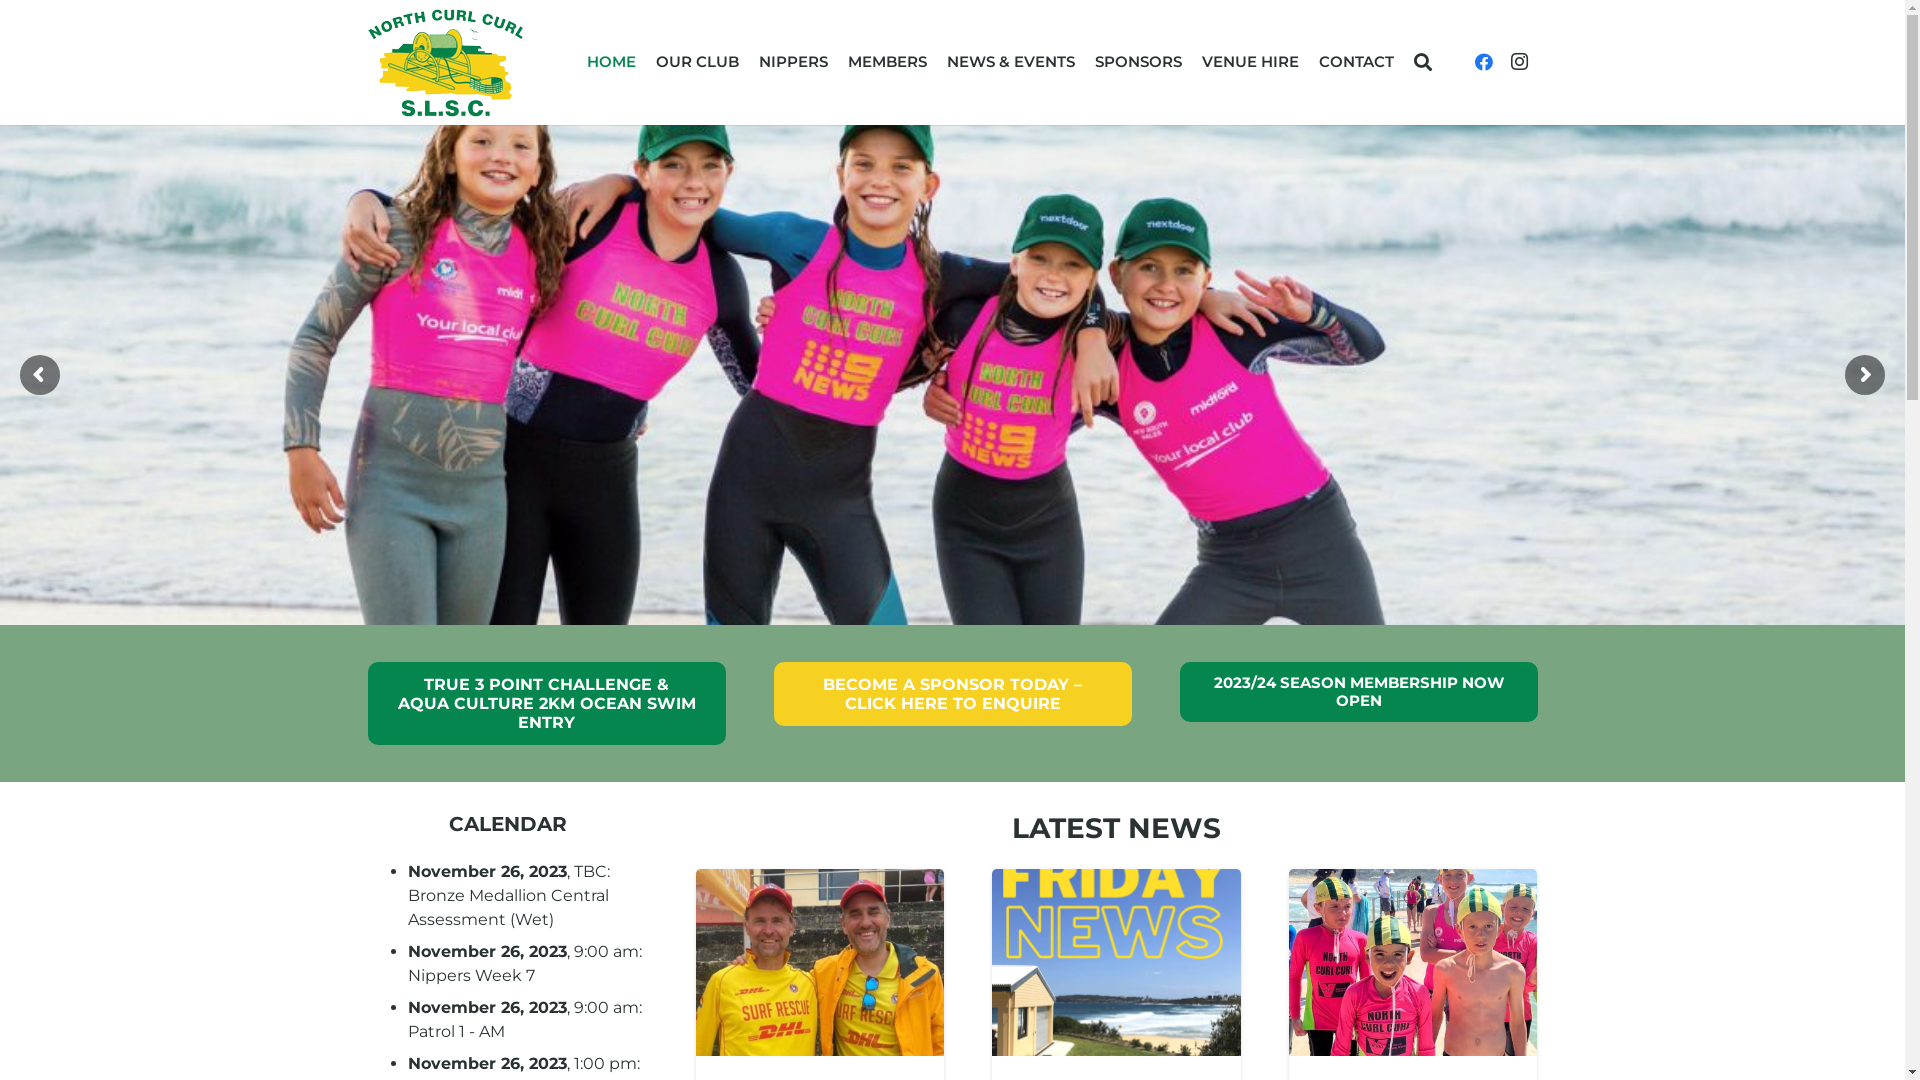  I want to click on 'OUR CLUB', so click(697, 60).